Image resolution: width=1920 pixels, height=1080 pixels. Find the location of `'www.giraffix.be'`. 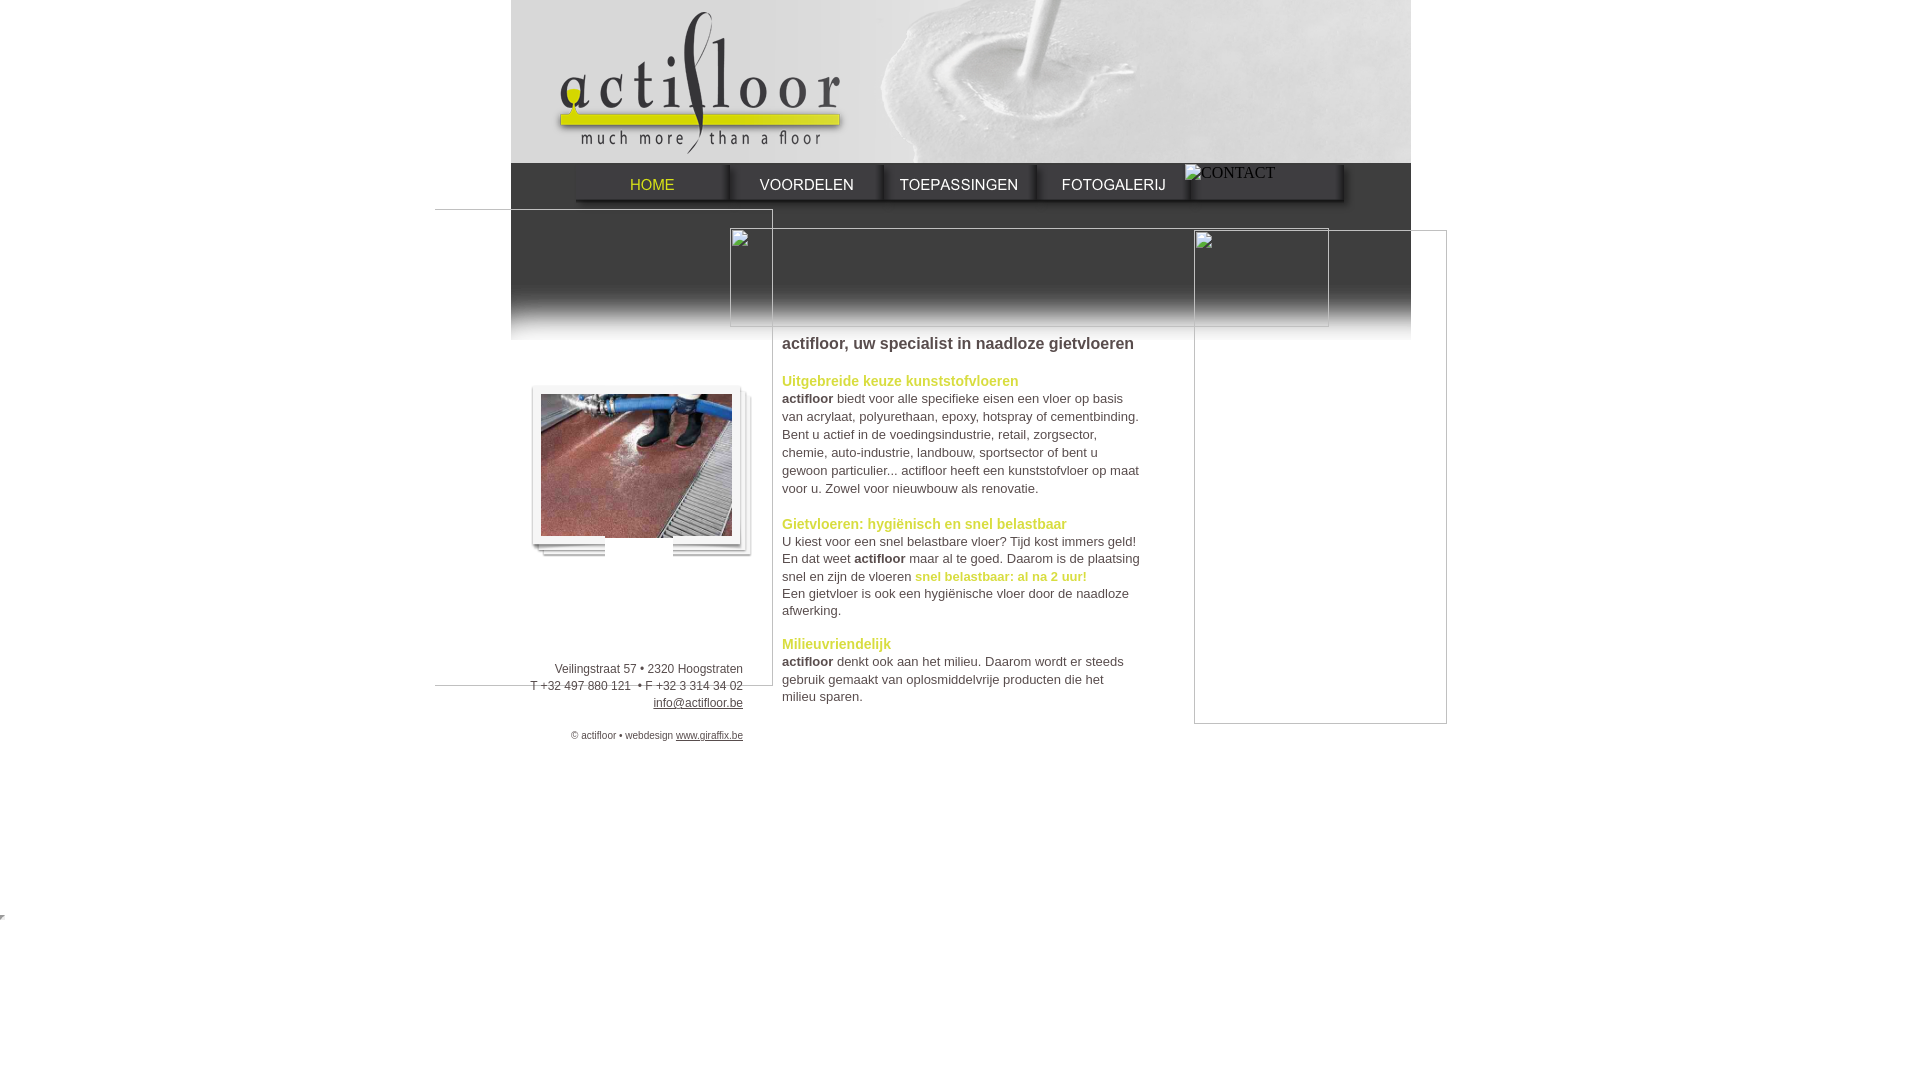

'www.giraffix.be' is located at coordinates (709, 735).